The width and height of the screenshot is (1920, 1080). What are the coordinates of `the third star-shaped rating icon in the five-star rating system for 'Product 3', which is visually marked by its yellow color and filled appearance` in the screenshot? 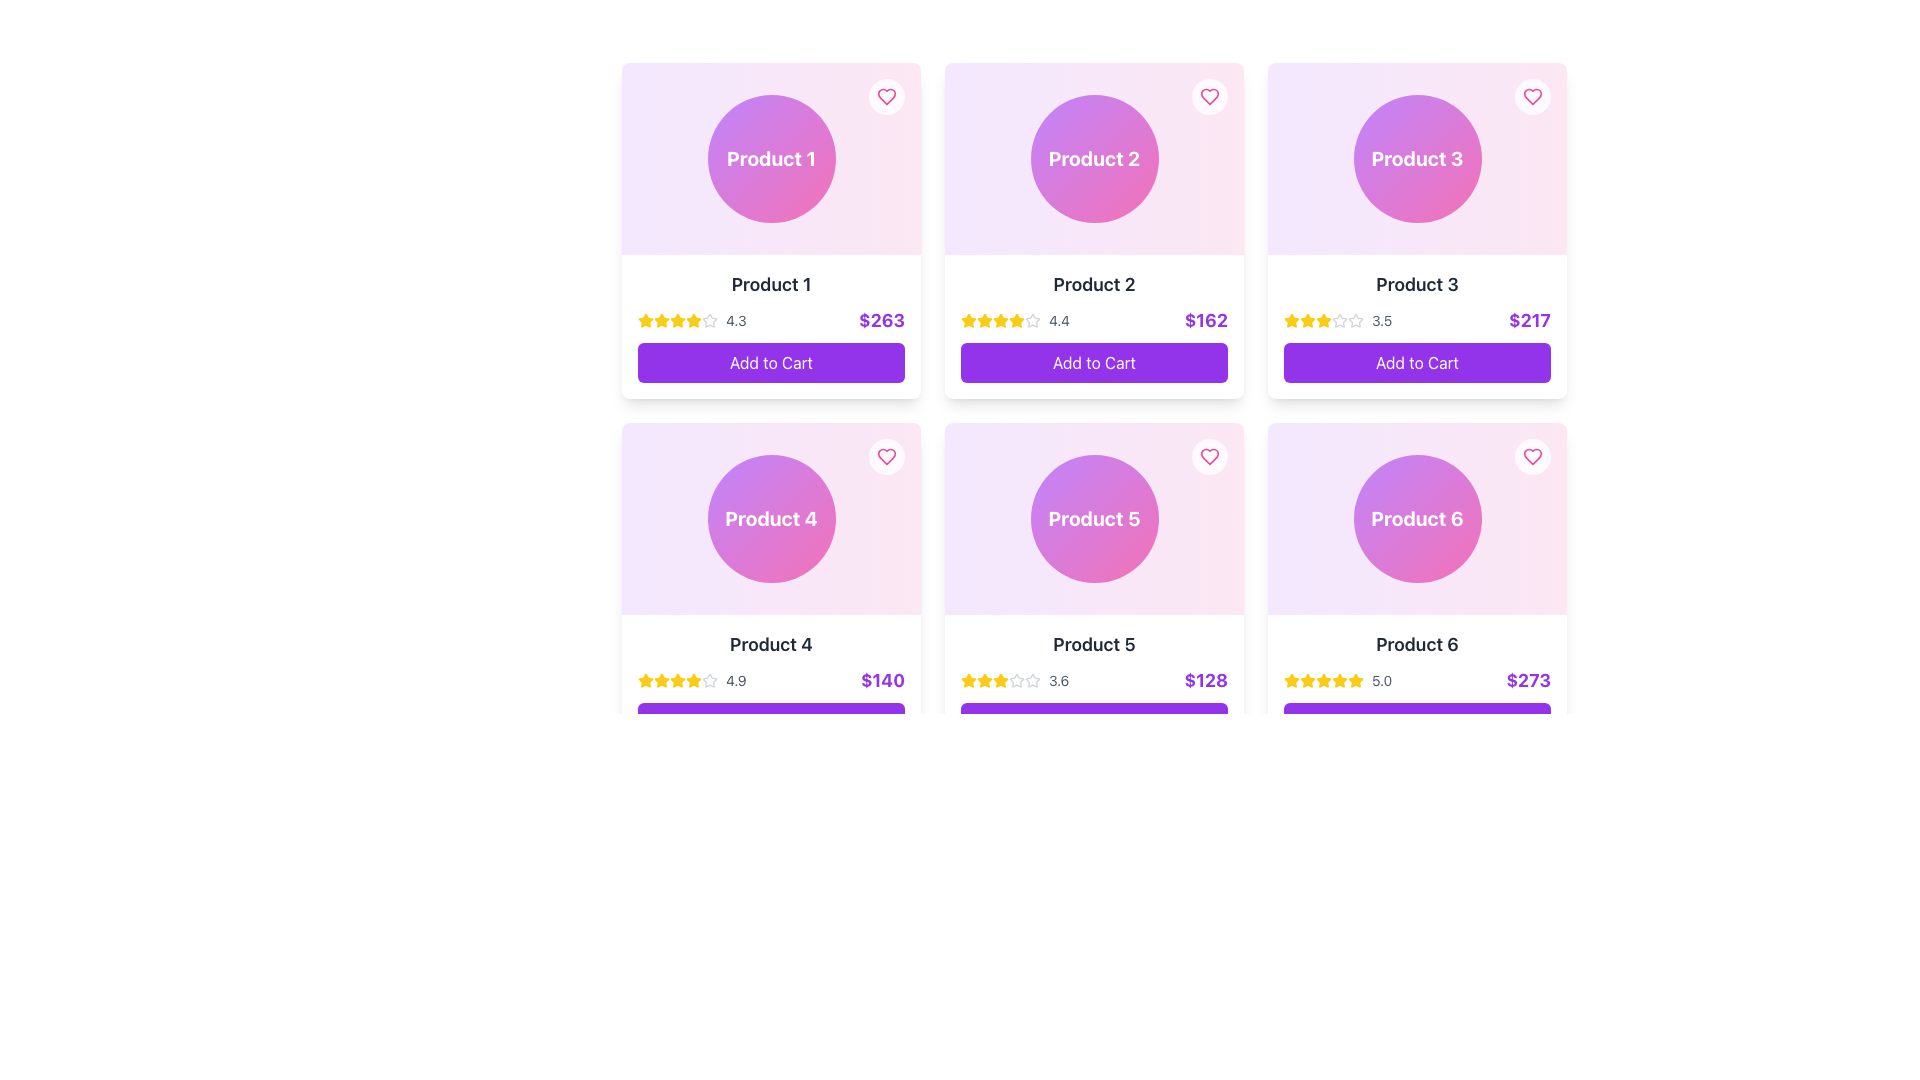 It's located at (1308, 319).